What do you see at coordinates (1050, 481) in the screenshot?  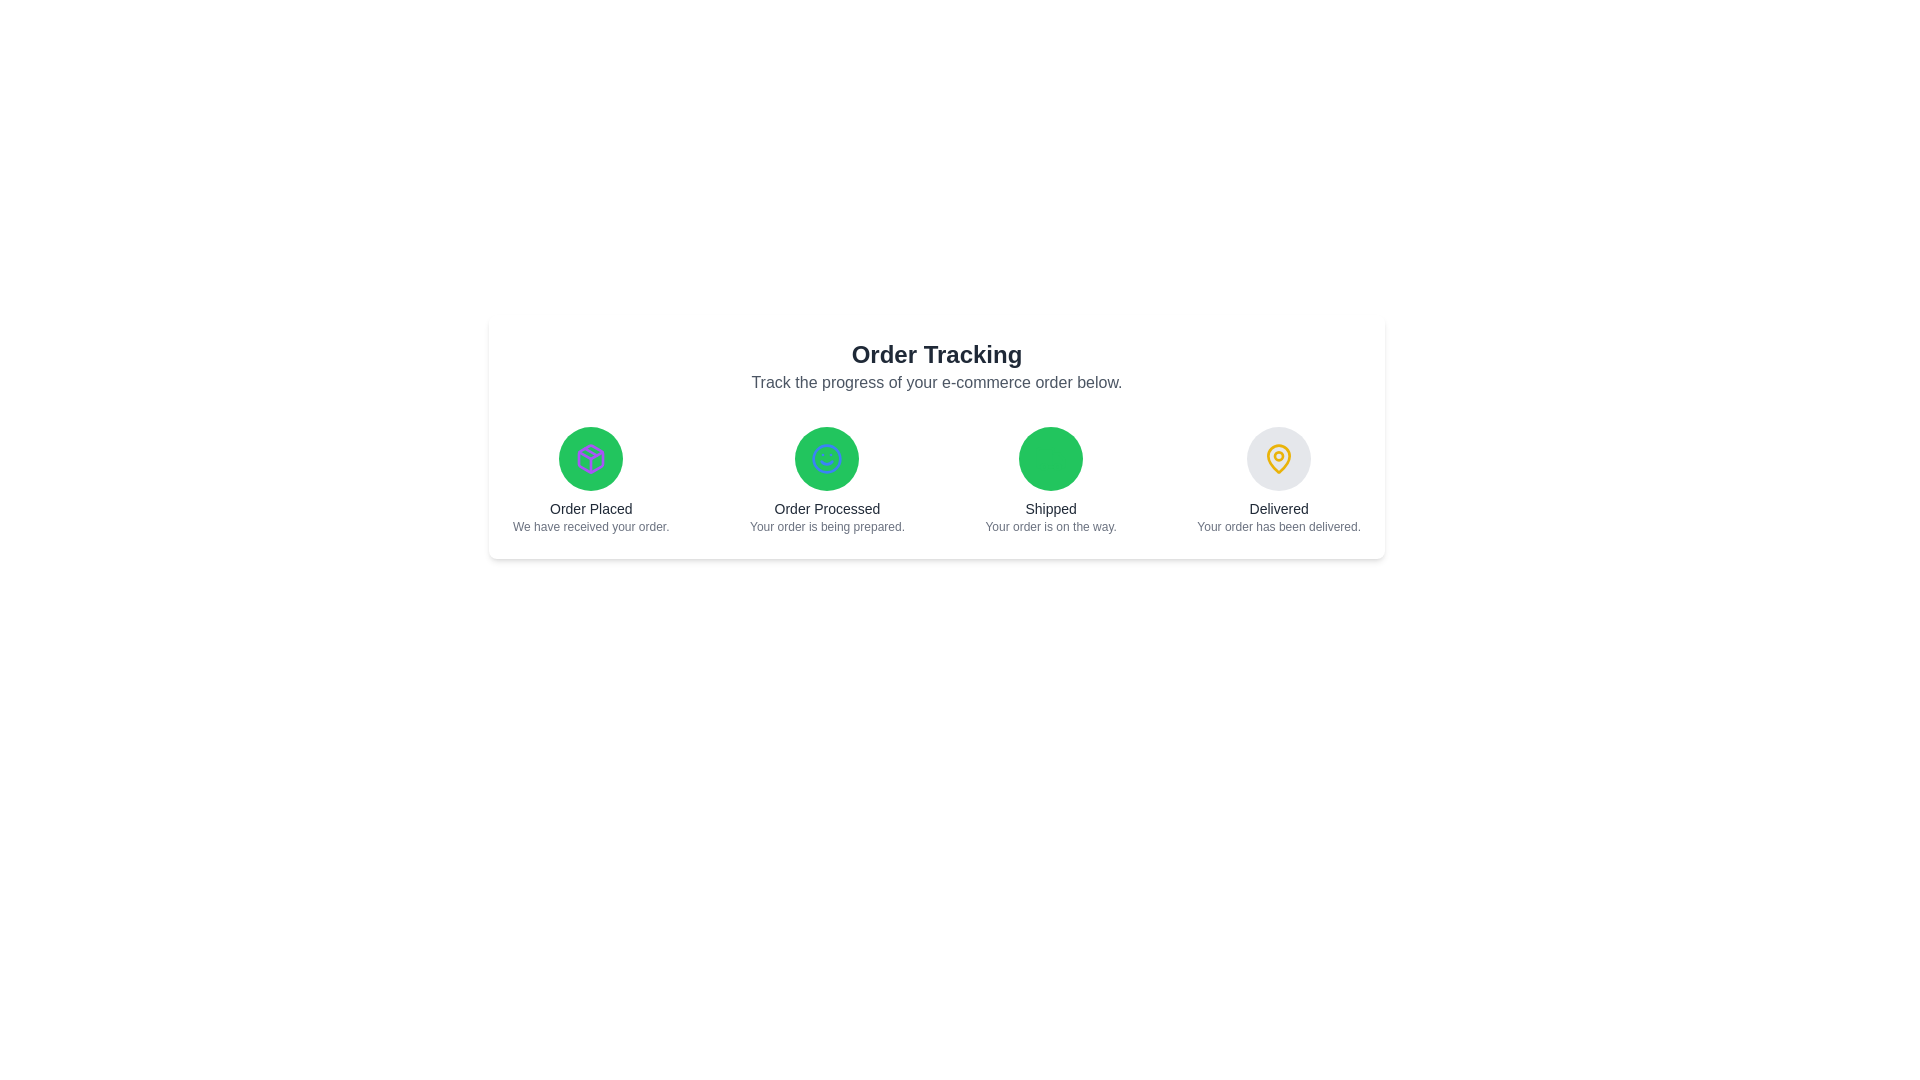 I see `the 'Shipped' stage indicator in the progress tracker, which is the third item in a four-step layout, to check the current order status information` at bounding box center [1050, 481].